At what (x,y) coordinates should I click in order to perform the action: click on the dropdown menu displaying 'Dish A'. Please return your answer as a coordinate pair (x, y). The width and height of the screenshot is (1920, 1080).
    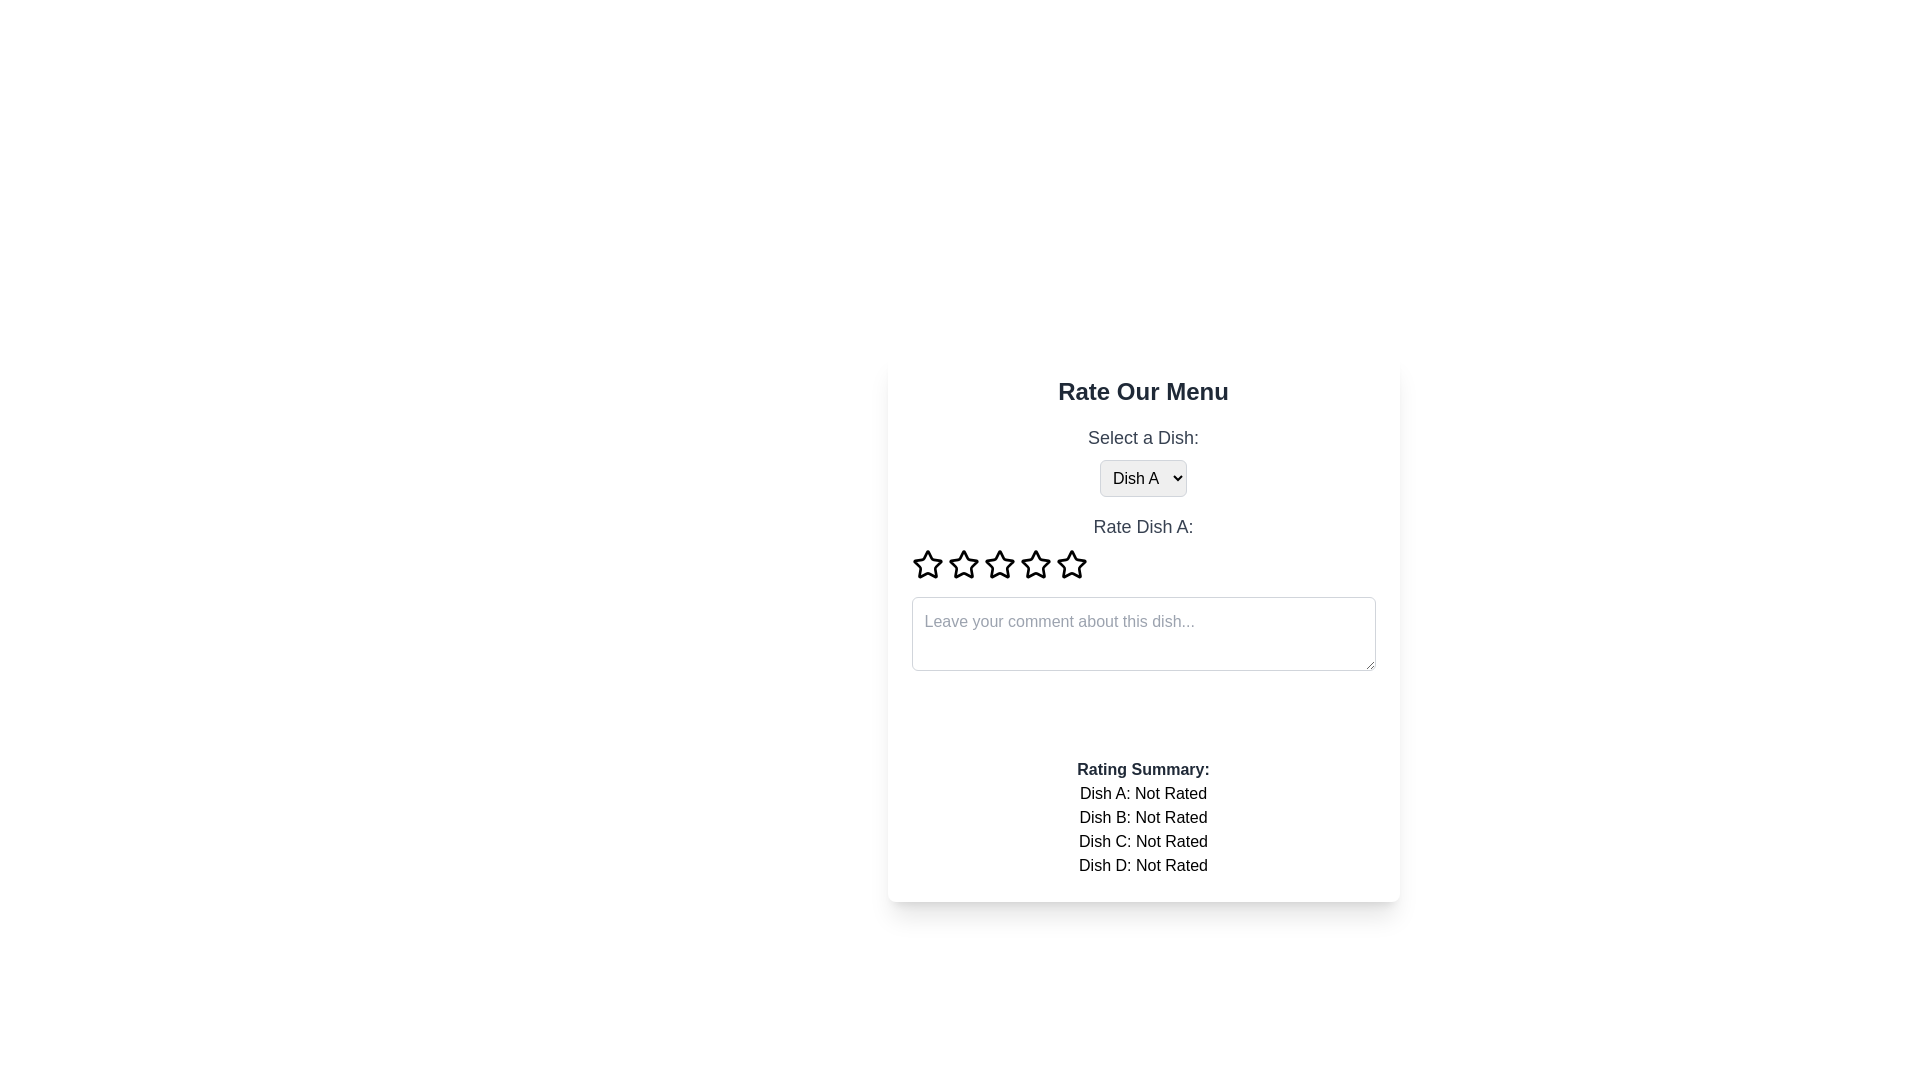
    Looking at the image, I should click on (1143, 478).